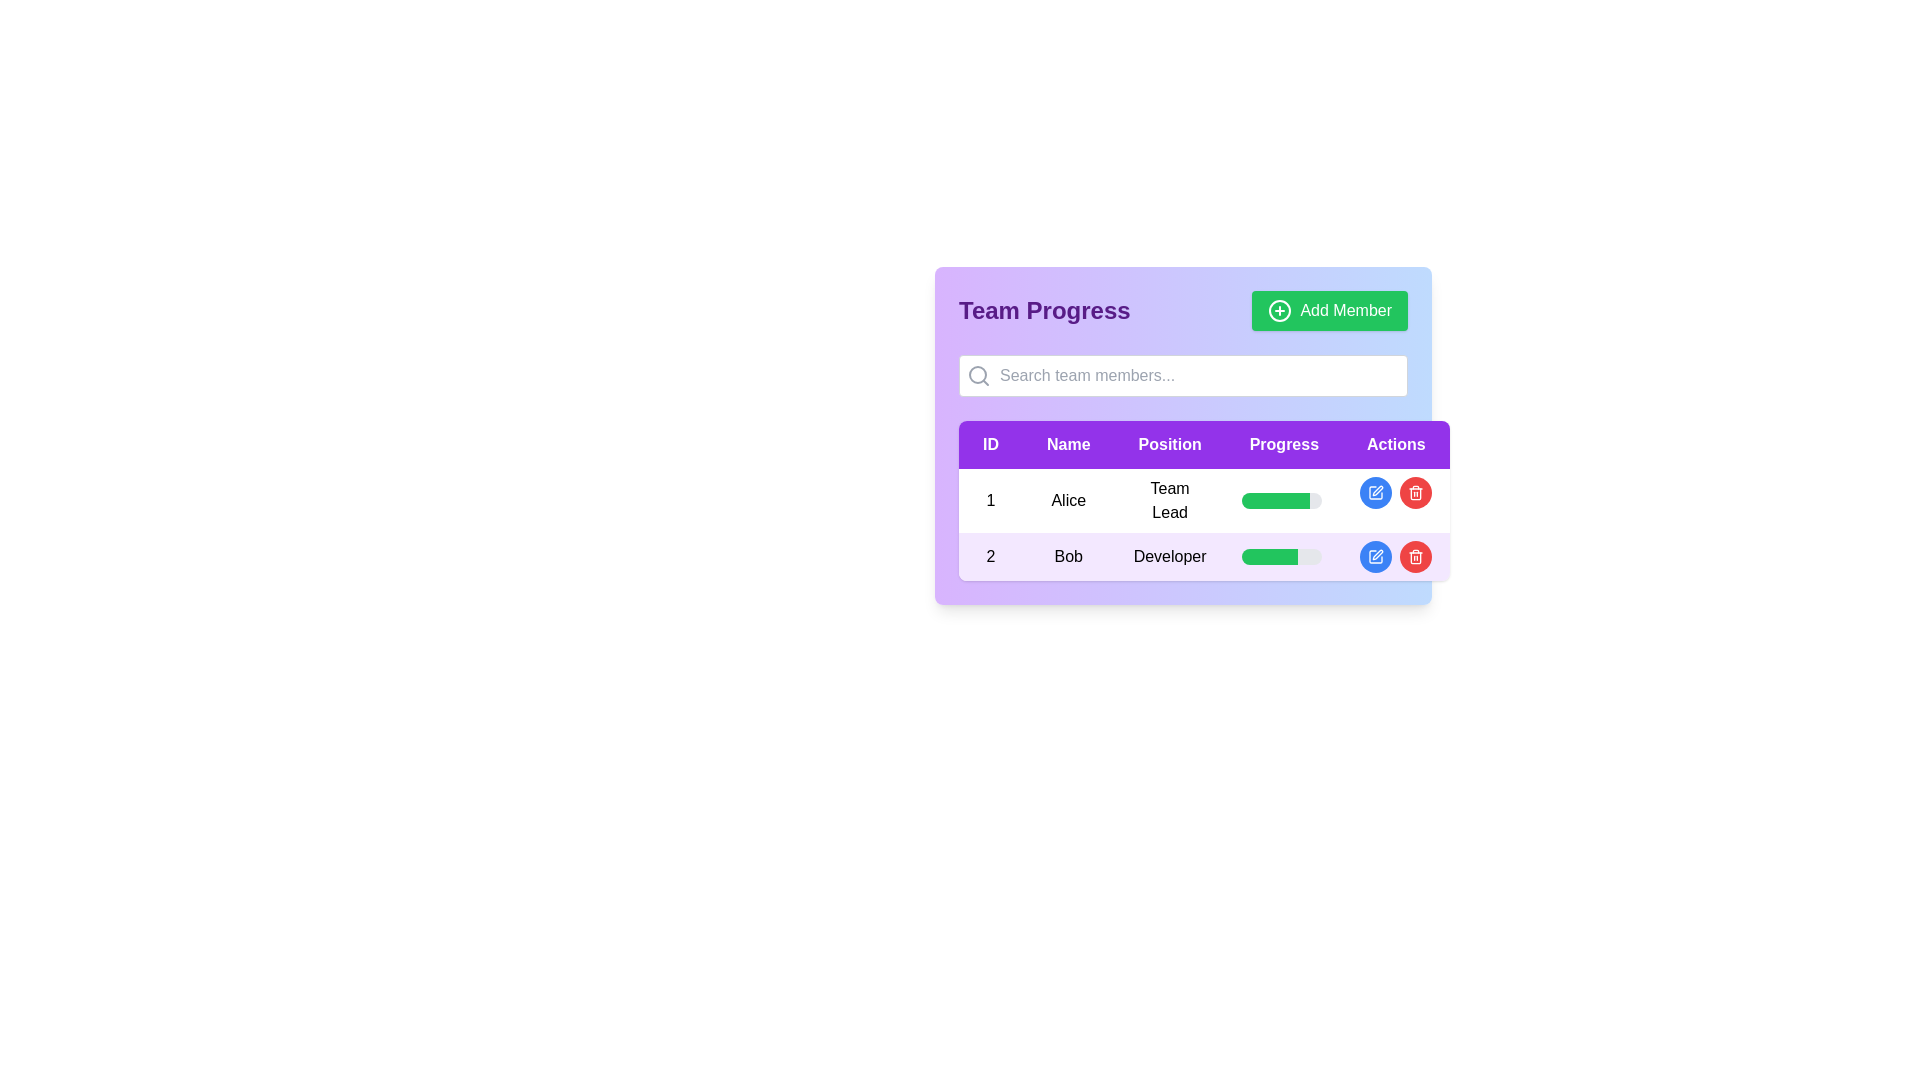  What do you see at coordinates (1415, 558) in the screenshot?
I see `the trash bin icon located in the 'Actions' column of the second row, which is positioned to the right of the 'Edit' button` at bounding box center [1415, 558].